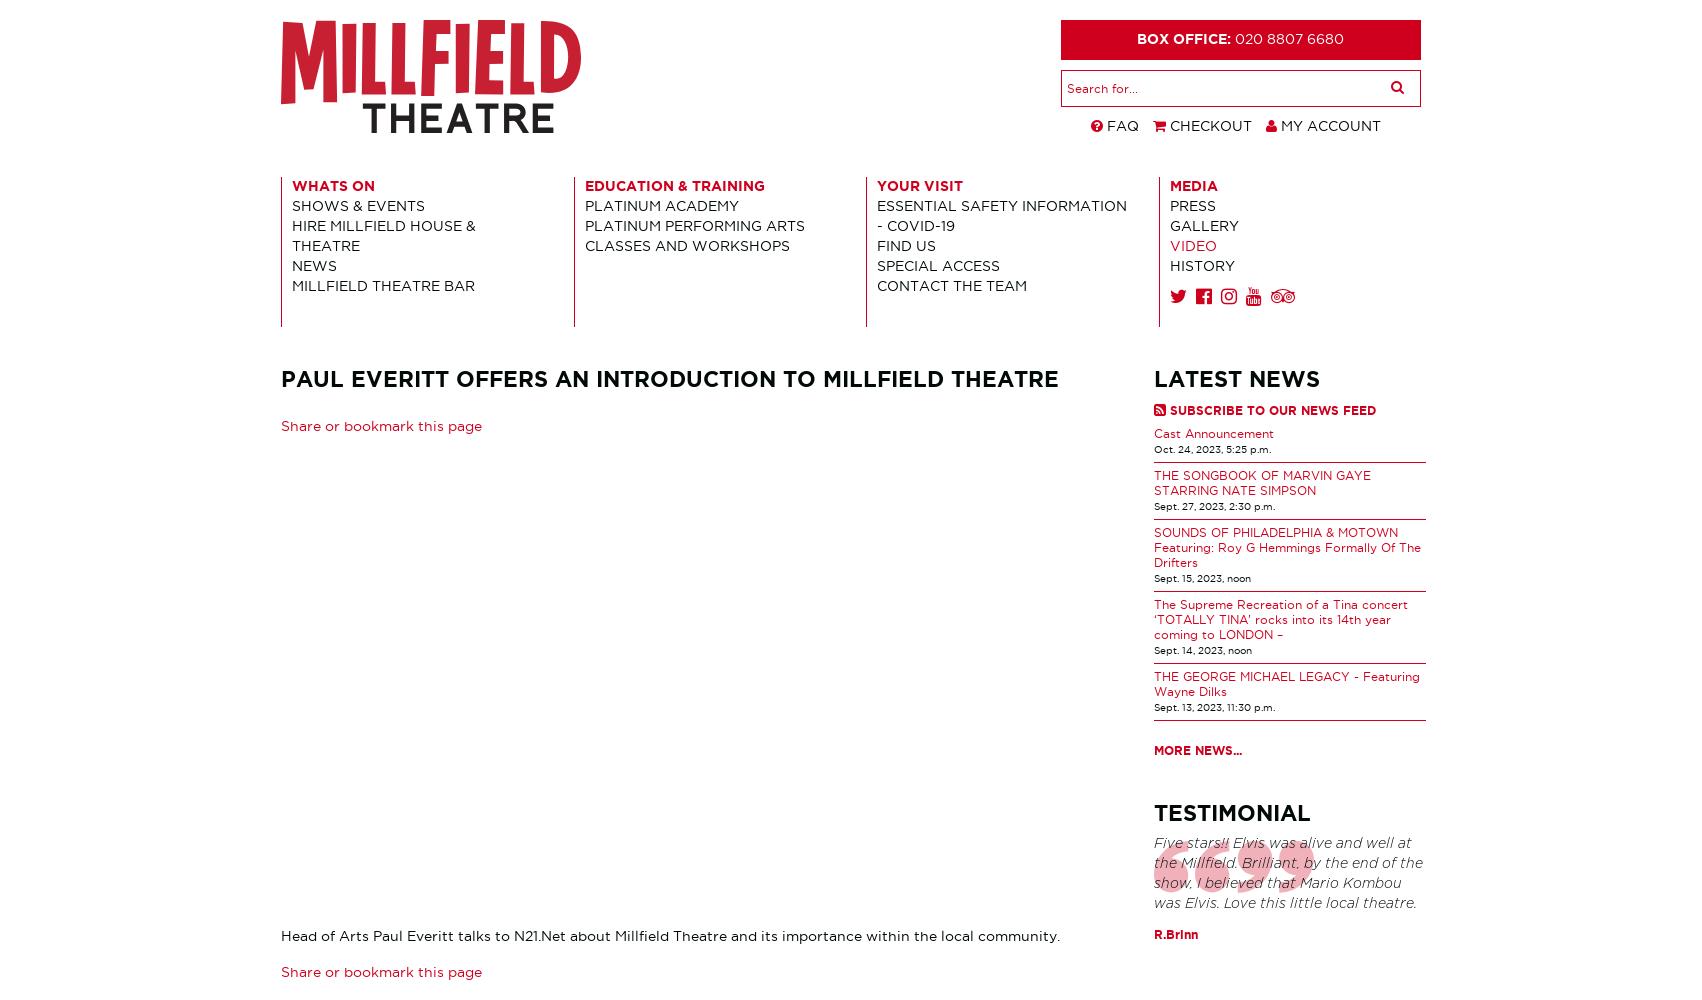 This screenshot has height=1000, width=1702. What do you see at coordinates (1286, 873) in the screenshot?
I see `'Five stars!! Elvis was alive and well at the Millfield. Brilliant, by the end of the show, I believed that Mario Kombou was Elvis. Love this little local theatre.'` at bounding box center [1286, 873].